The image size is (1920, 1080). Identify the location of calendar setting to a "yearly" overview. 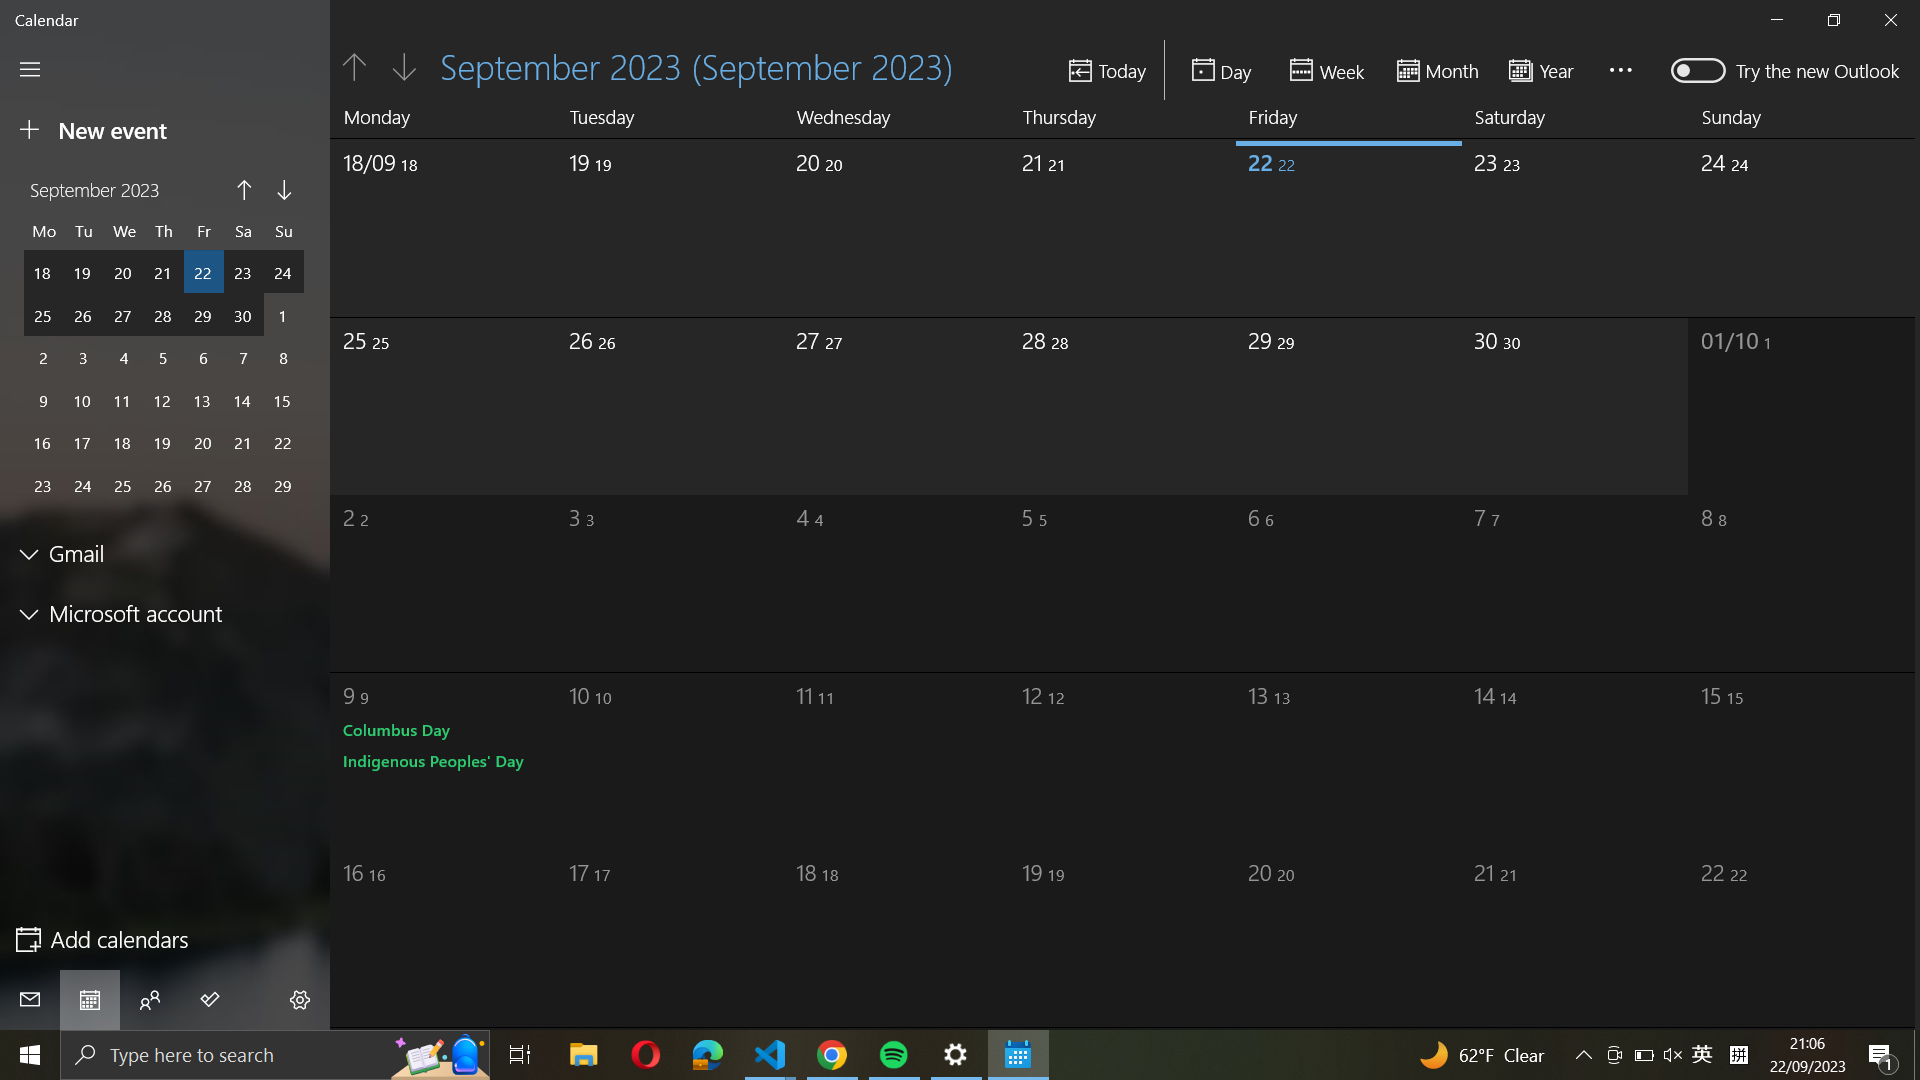
(1547, 68).